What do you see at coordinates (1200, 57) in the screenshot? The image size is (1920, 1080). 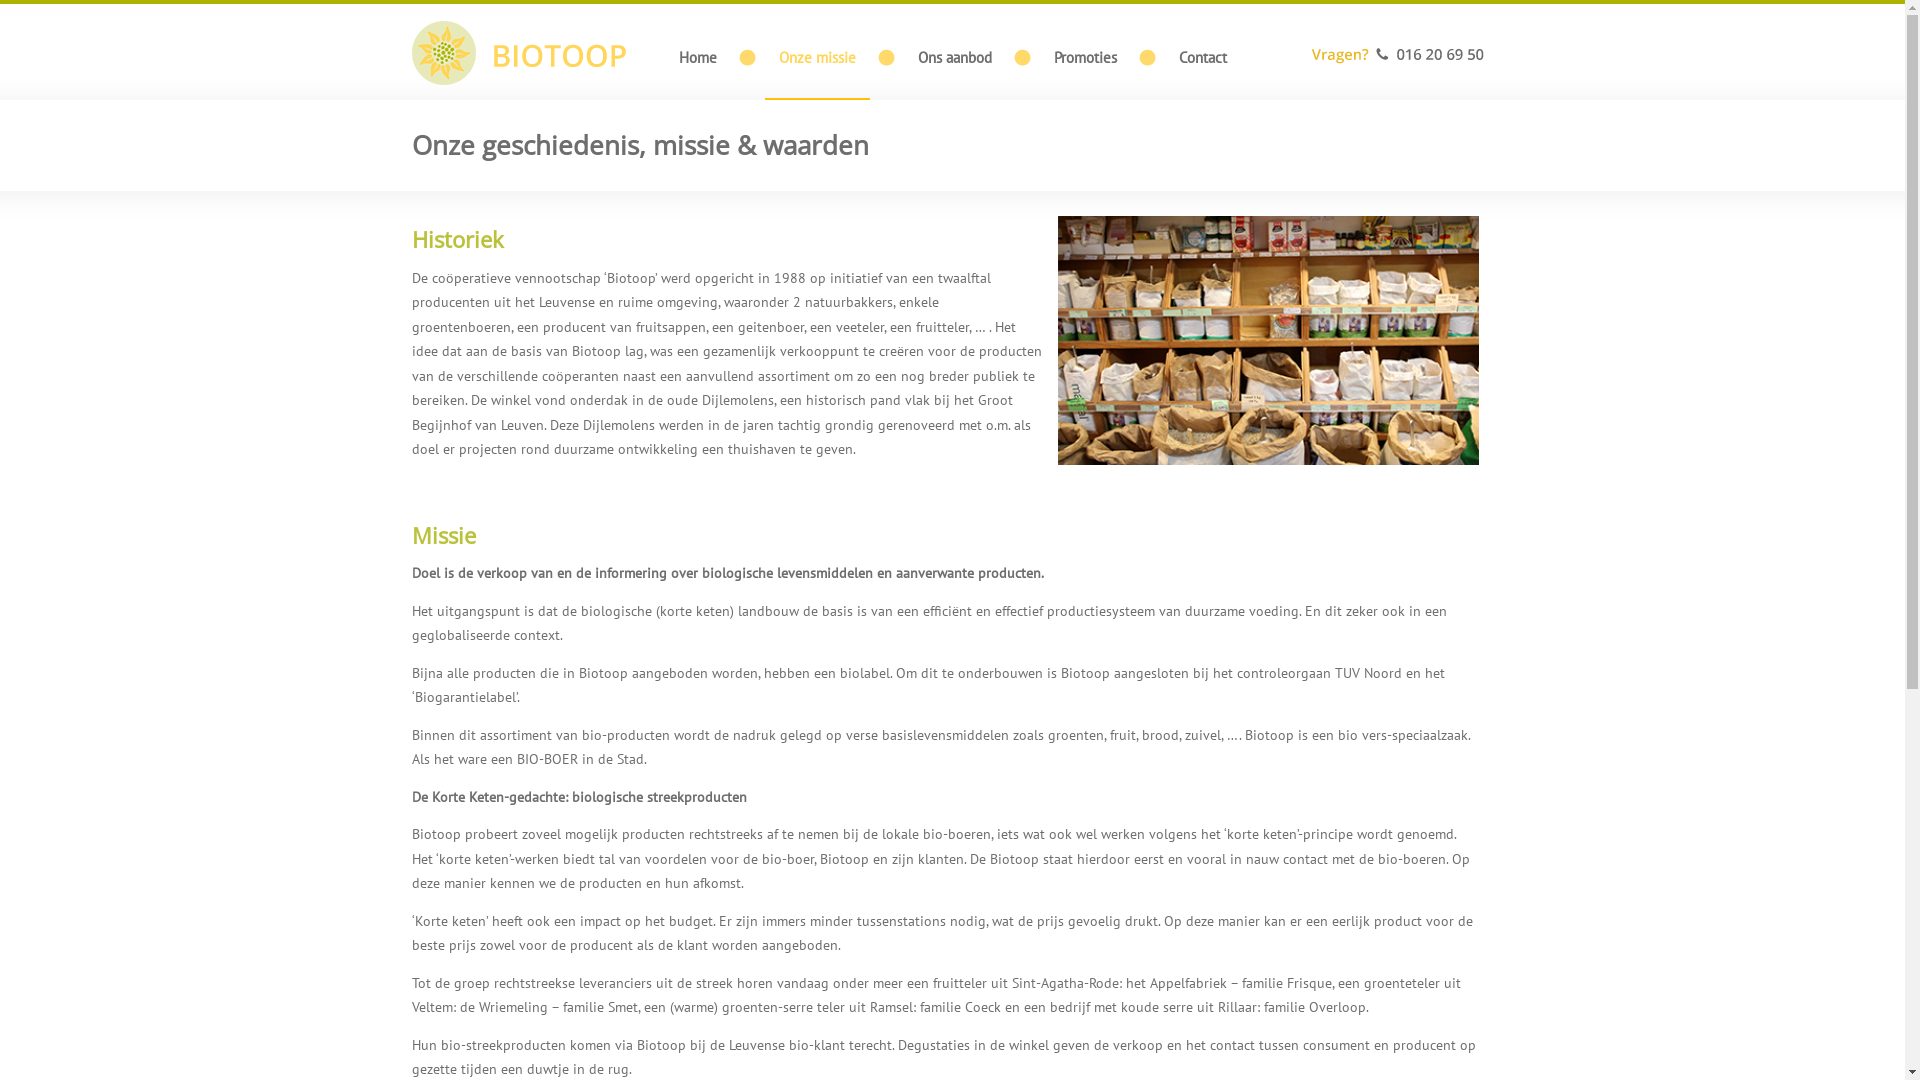 I see `'Contact'` at bounding box center [1200, 57].